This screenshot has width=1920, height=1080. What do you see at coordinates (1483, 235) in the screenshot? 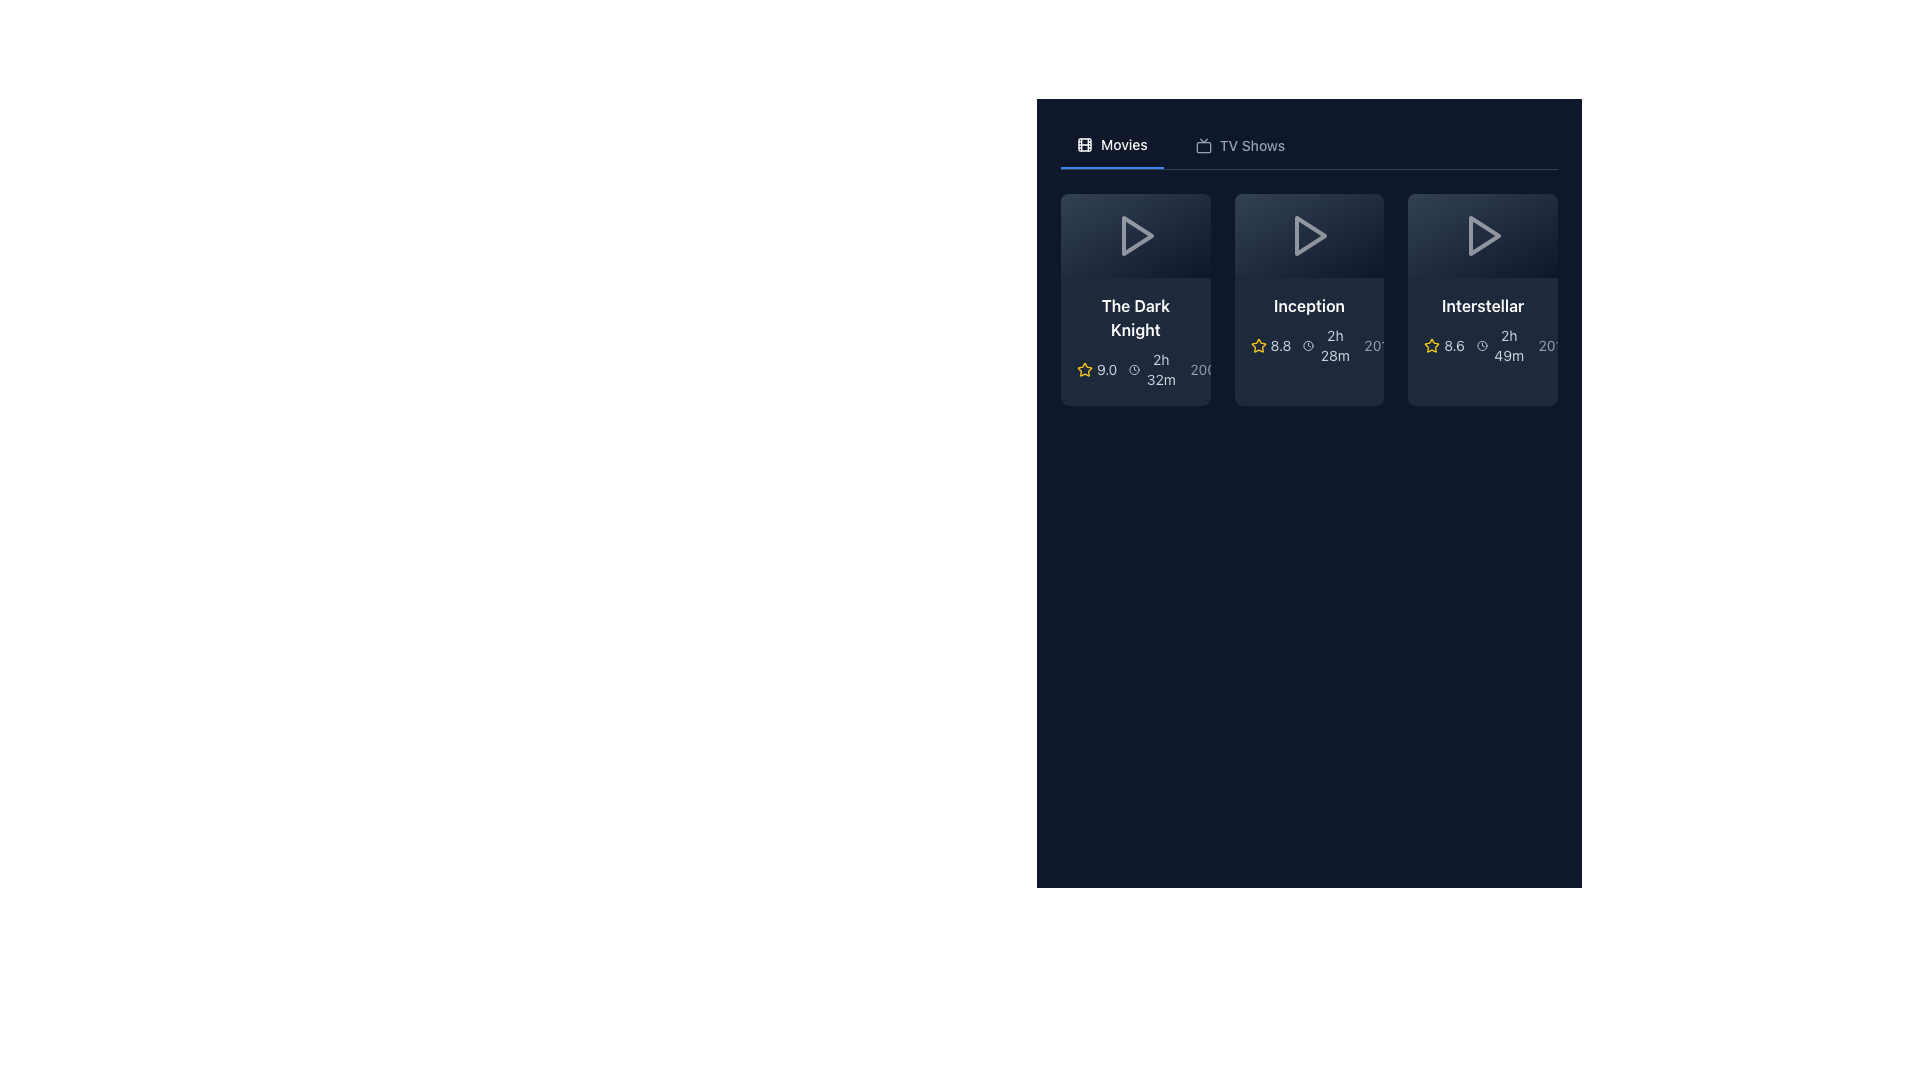
I see `the triangular-shaped play icon located in the top section of the 'Interstellar' card` at bounding box center [1483, 235].